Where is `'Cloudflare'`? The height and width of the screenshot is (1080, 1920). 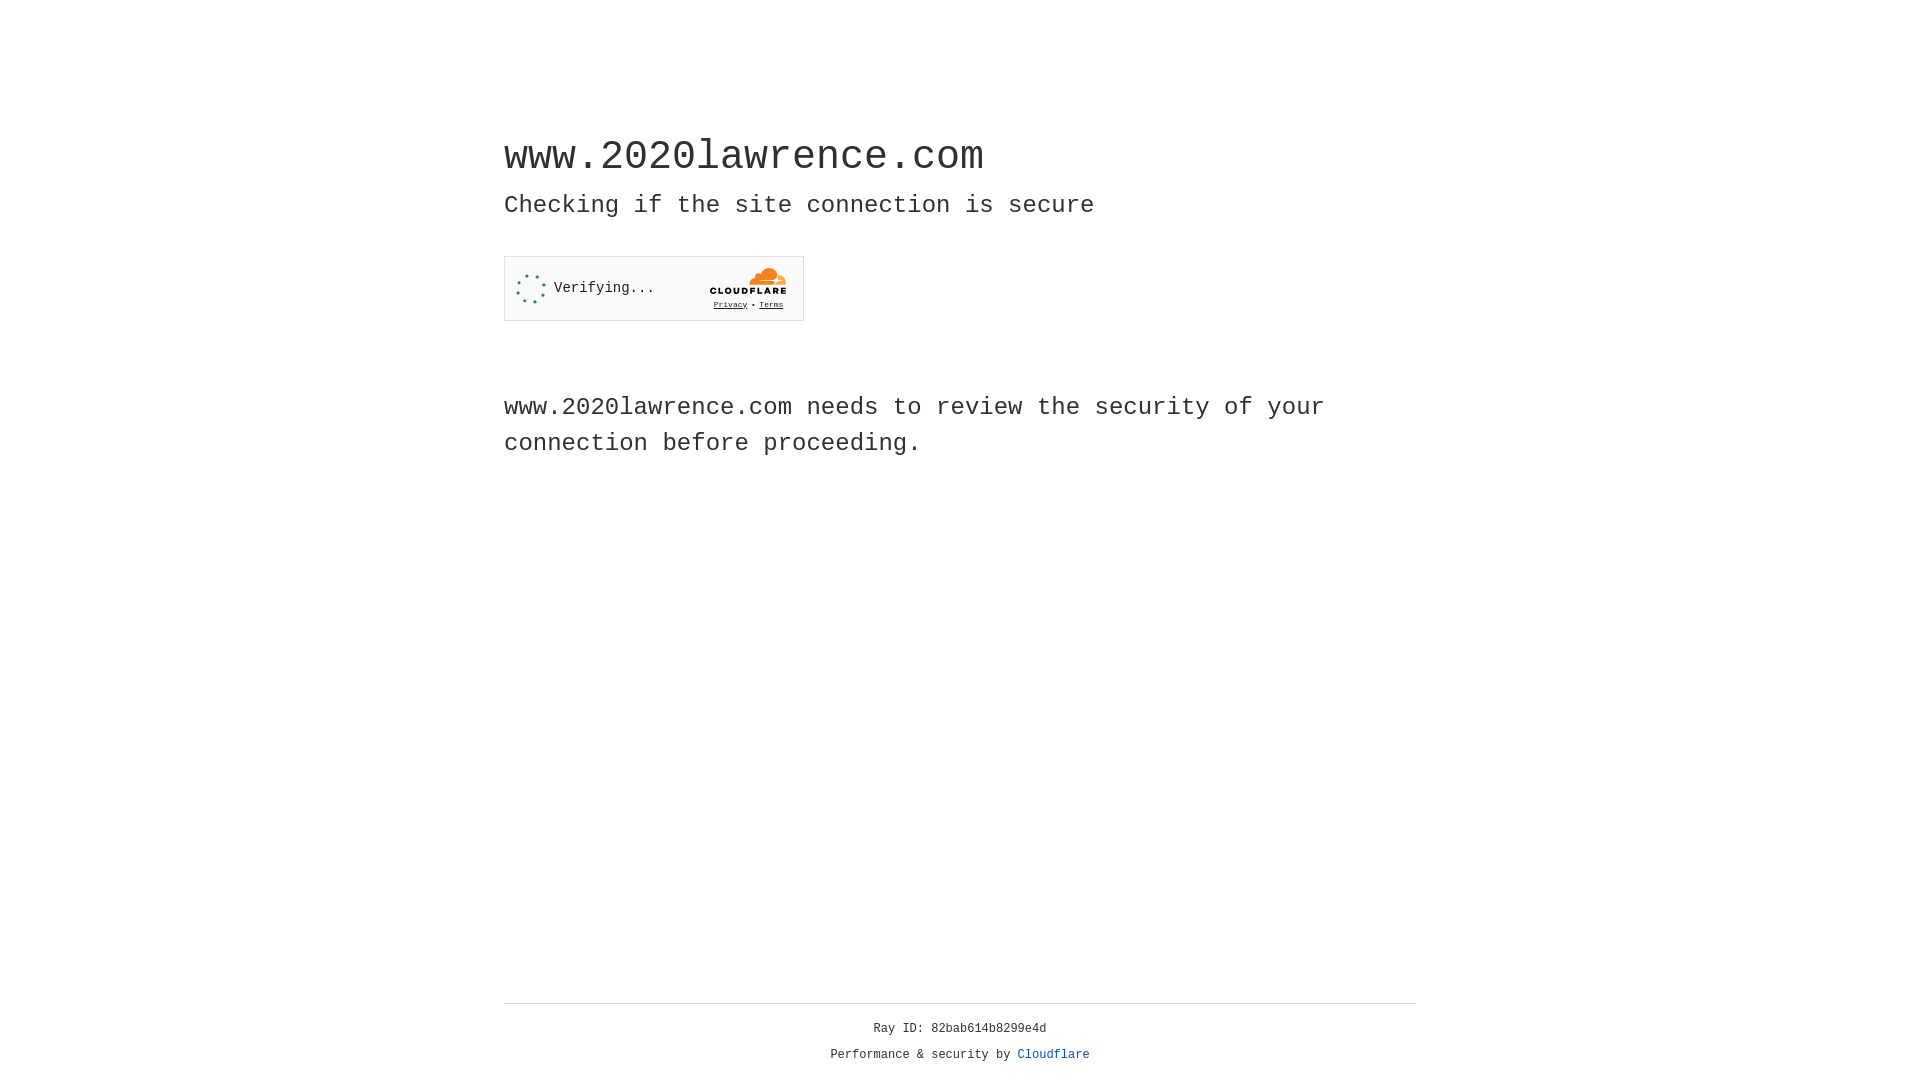
'Cloudflare' is located at coordinates (1053, 1054).